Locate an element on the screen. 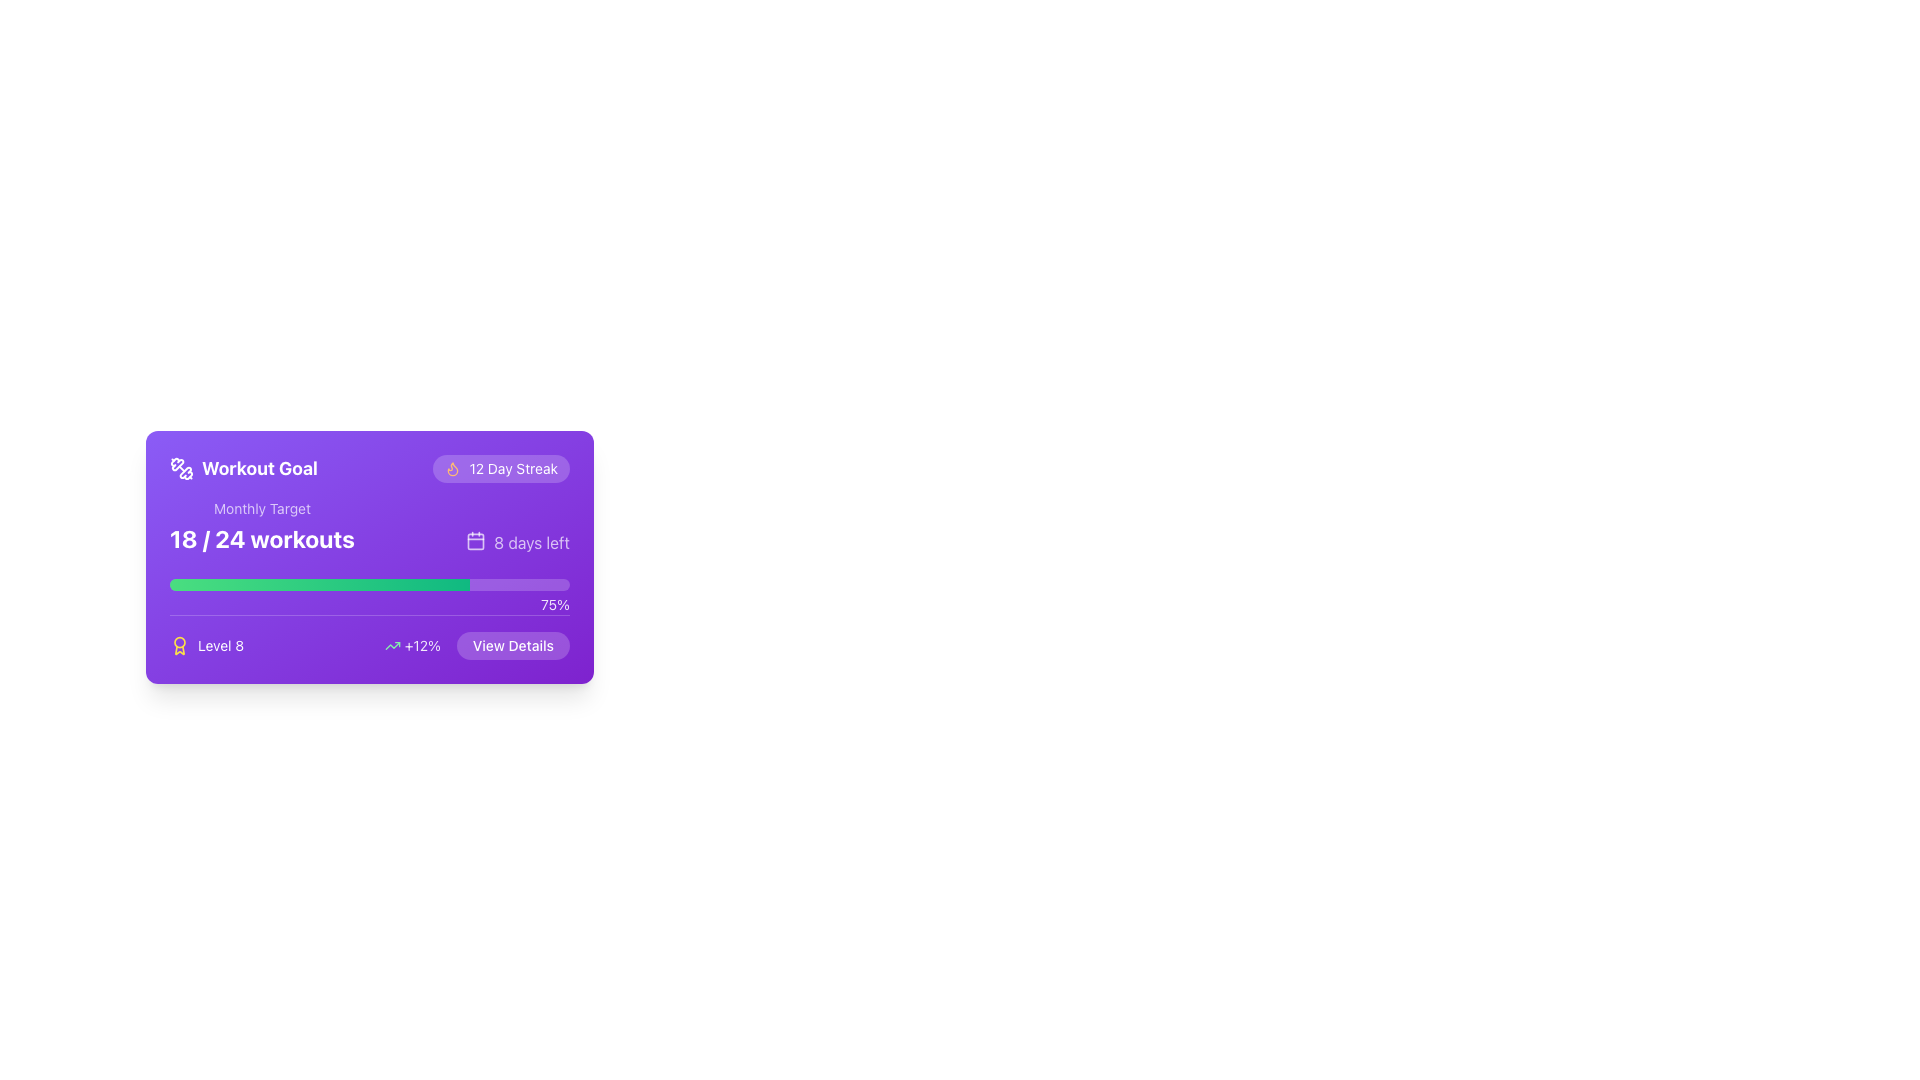 The width and height of the screenshot is (1920, 1080). the visual representation of the flame icon located at the bottom-left corner of the purple card layout, which indicates a progress level or achievement status is located at coordinates (452, 469).